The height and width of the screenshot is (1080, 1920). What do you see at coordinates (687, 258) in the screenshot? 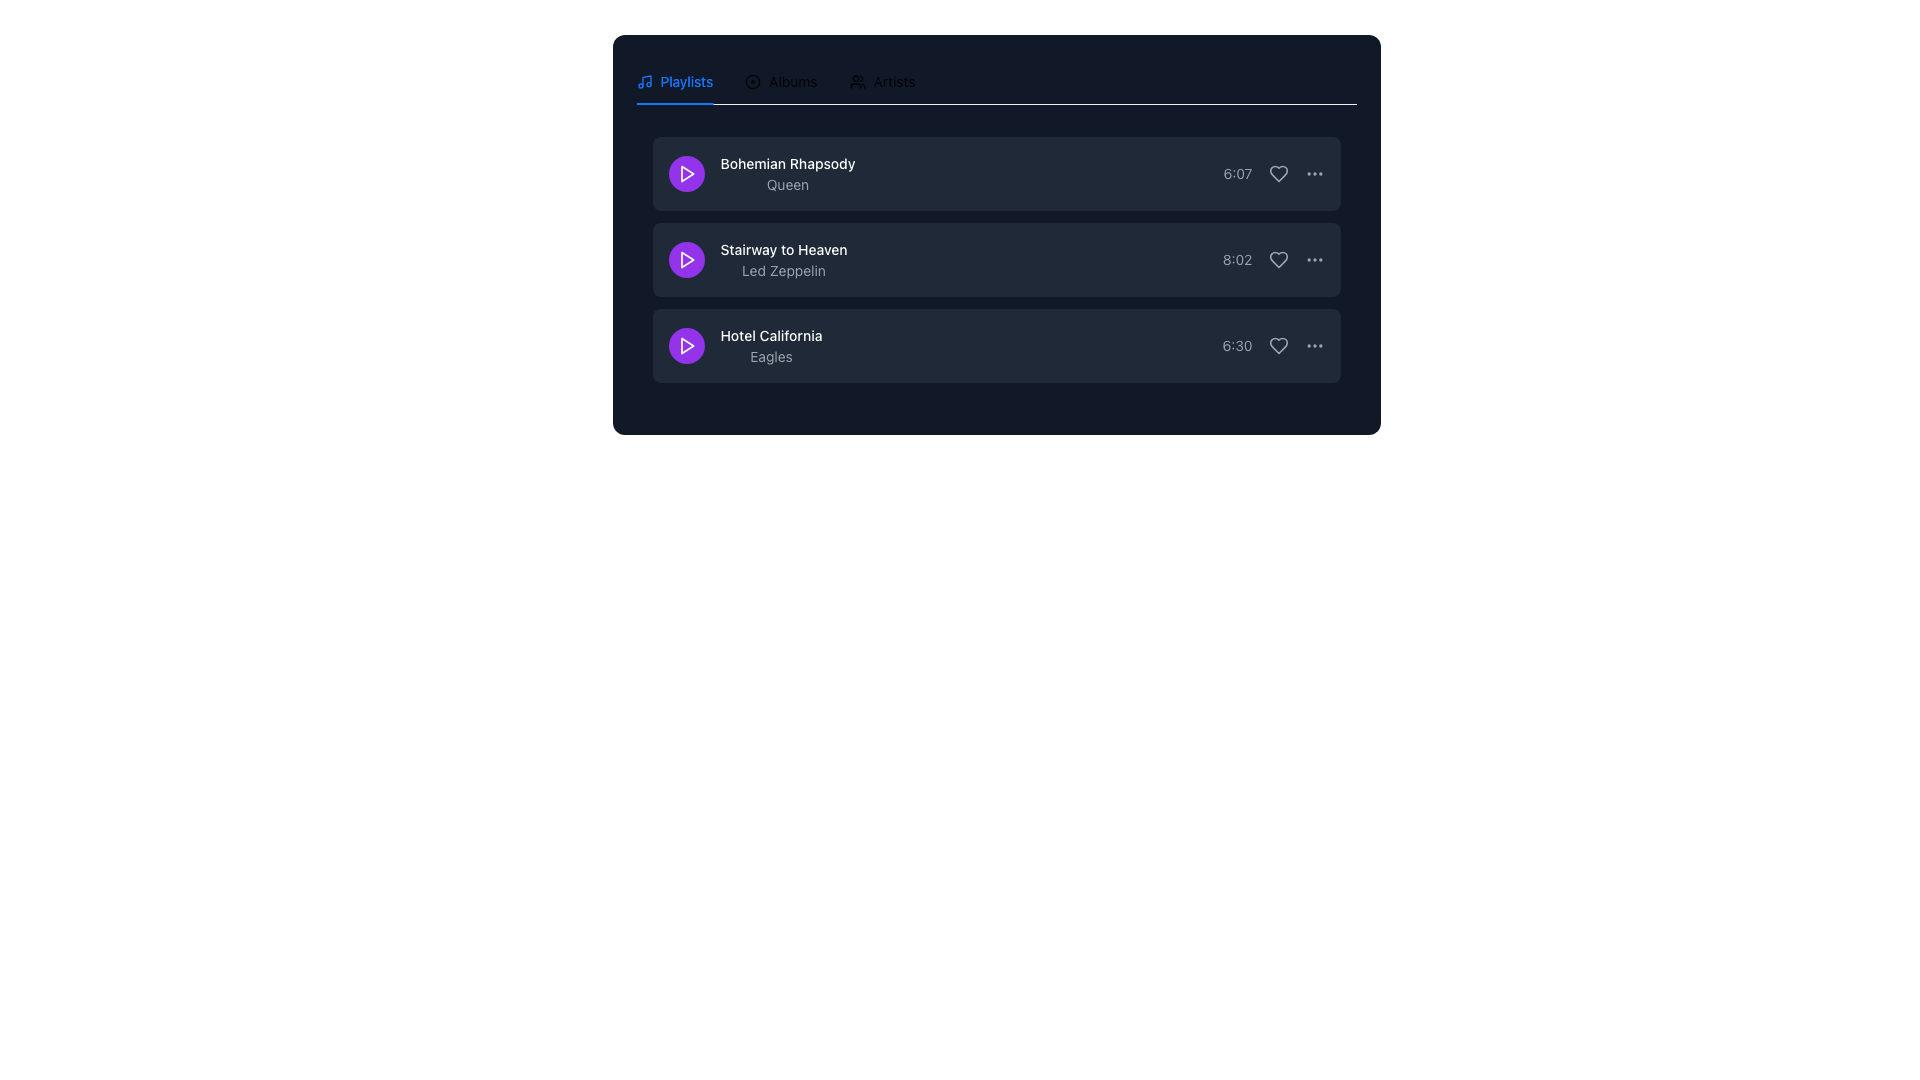
I see `the play button for the song 'Stairway to Heaven by Led Zeppelin' to enable keyboard-based selection` at bounding box center [687, 258].